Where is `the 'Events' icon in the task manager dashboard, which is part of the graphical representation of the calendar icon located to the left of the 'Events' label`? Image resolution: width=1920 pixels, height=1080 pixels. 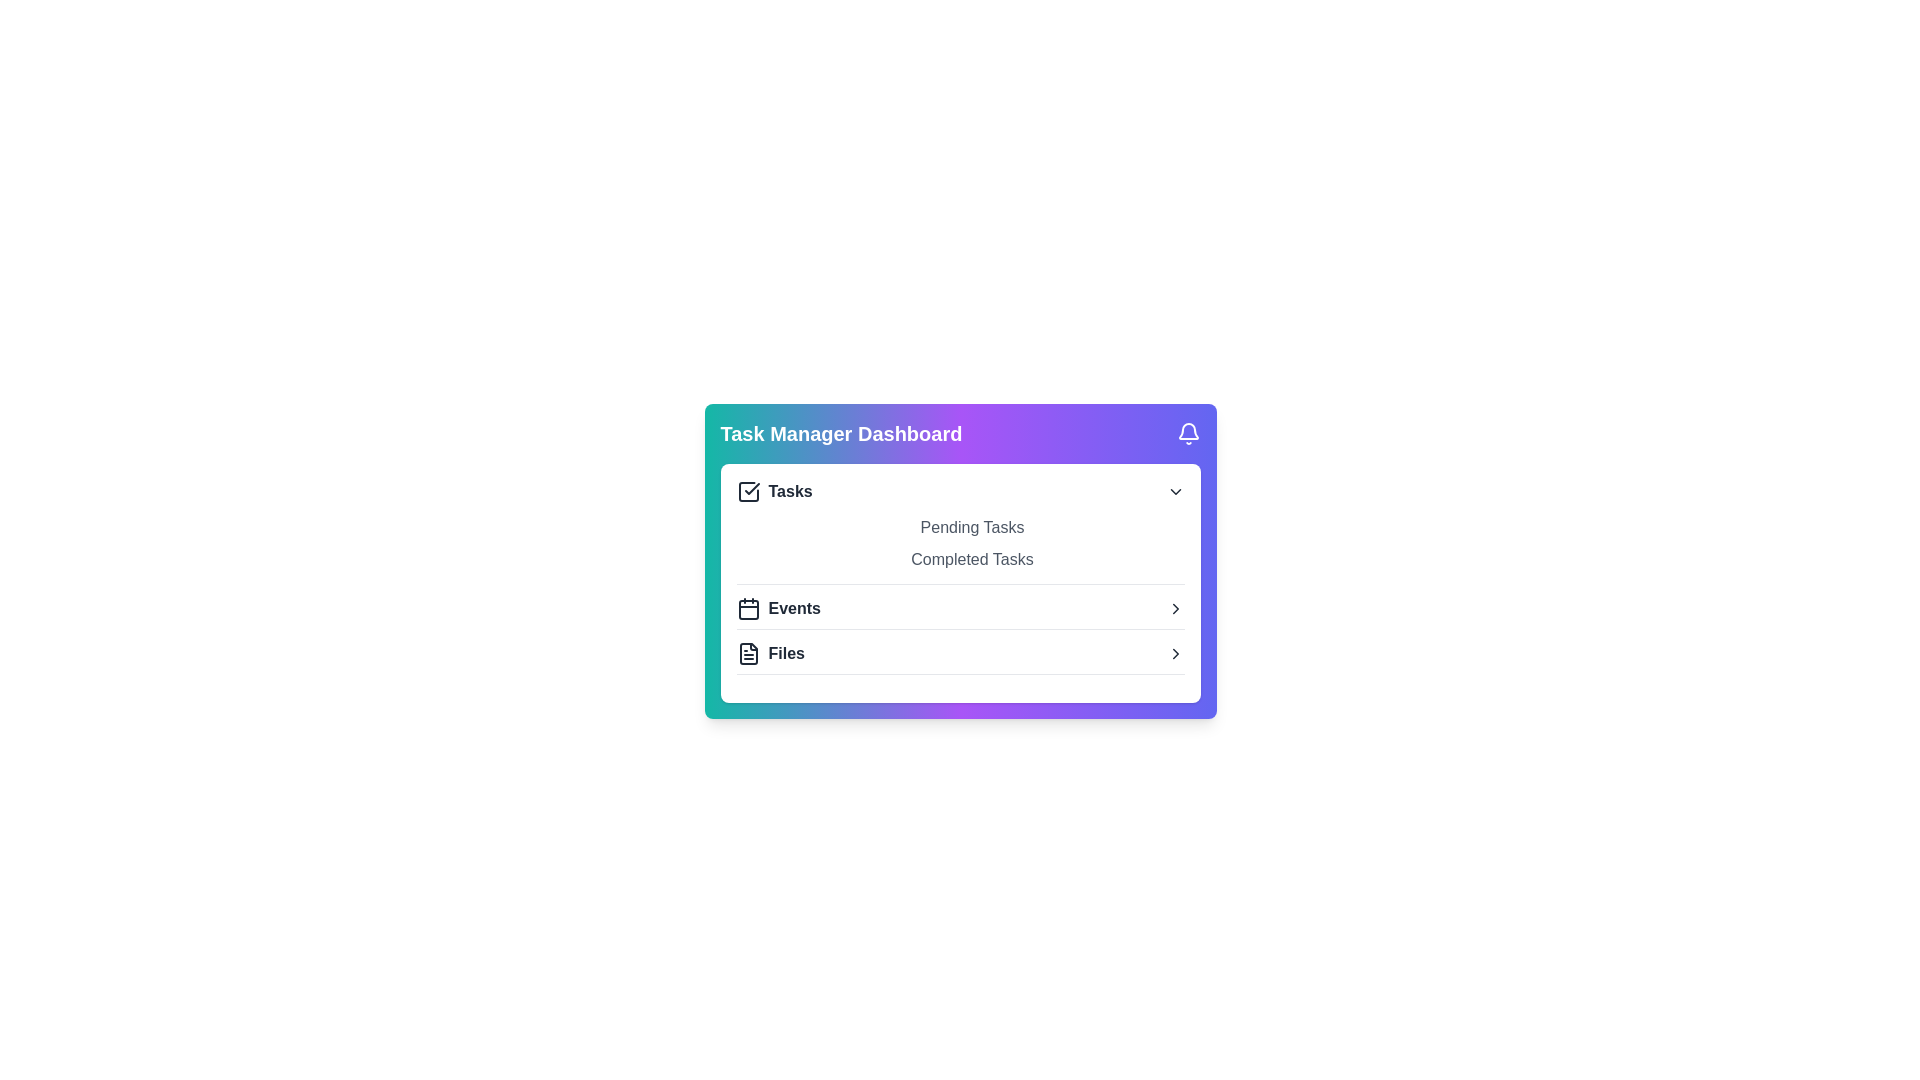
the 'Events' icon in the task manager dashboard, which is part of the graphical representation of the calendar icon located to the left of the 'Events' label is located at coordinates (747, 608).